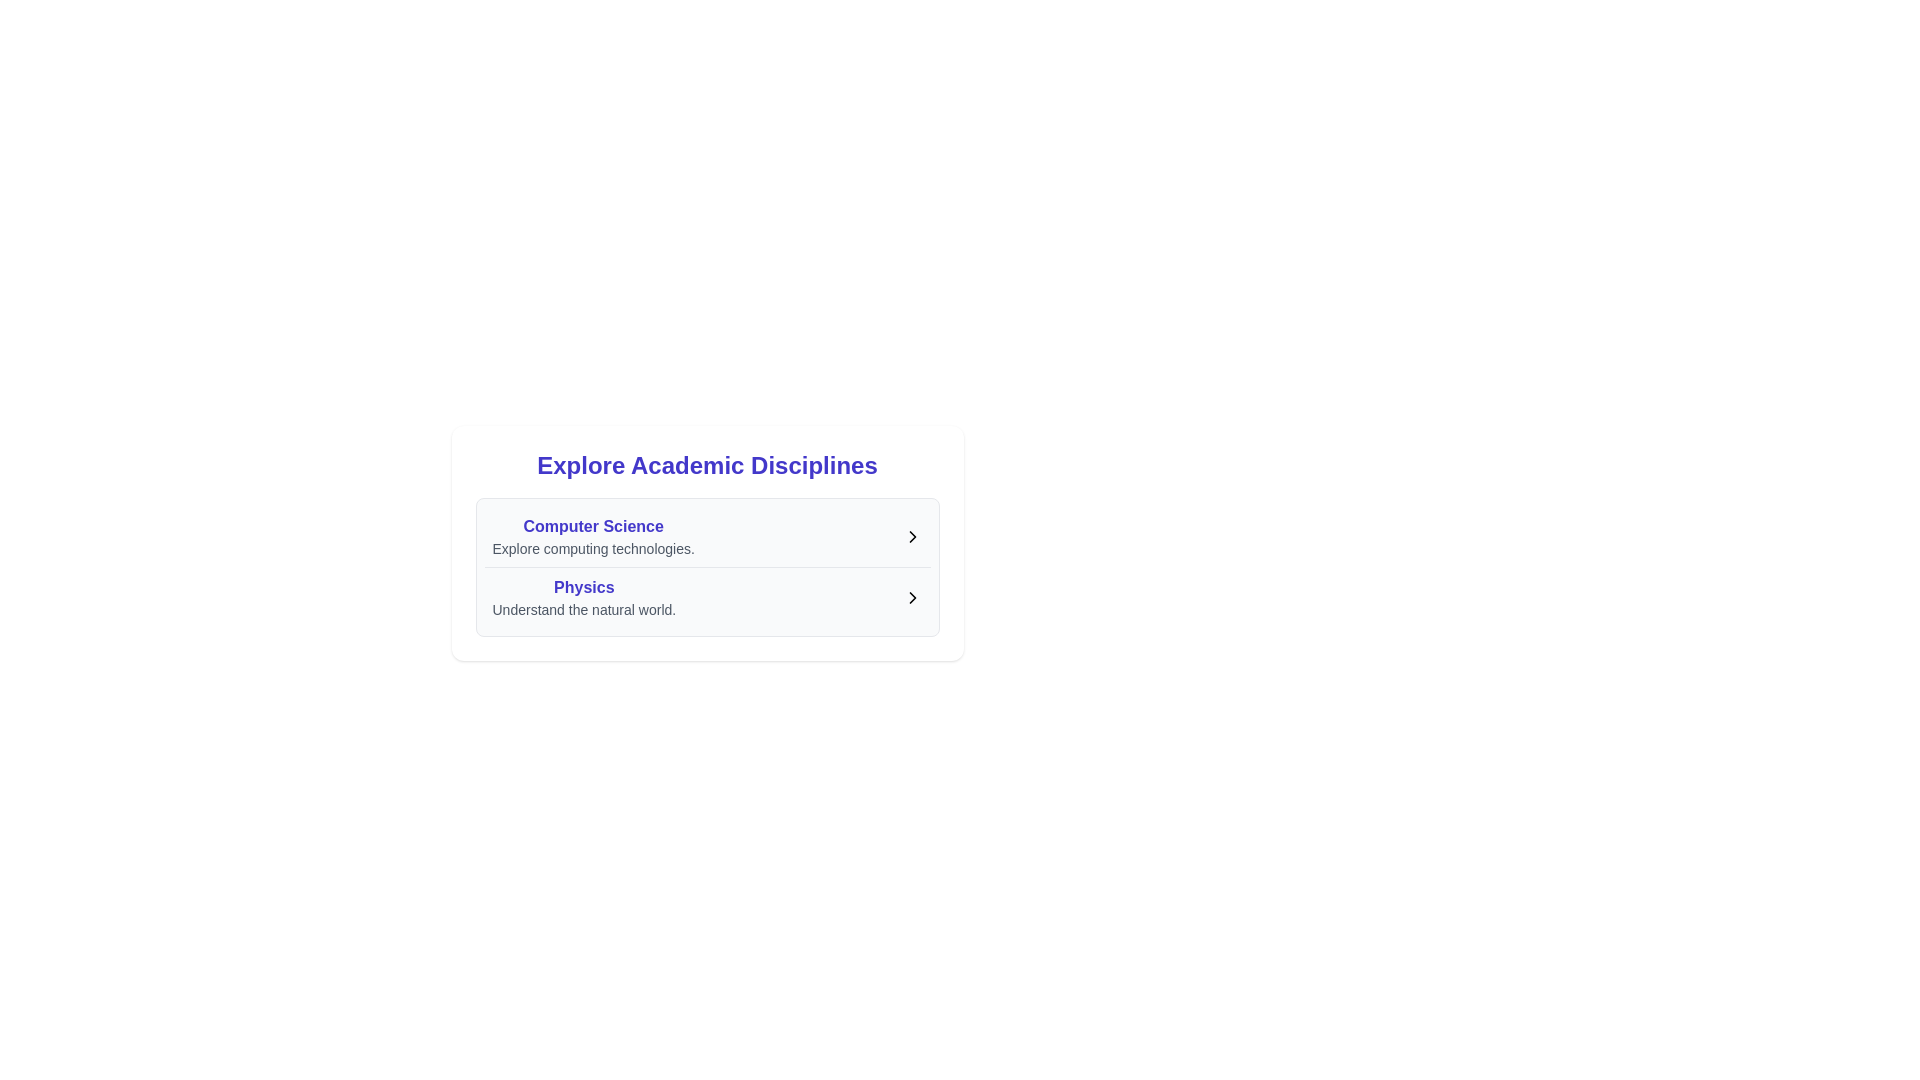 This screenshot has width=1920, height=1080. Describe the element at coordinates (911, 596) in the screenshot. I see `the navigation button located in the bottom-right corner of the 'Physics' item under 'Explore Academic Disciplines'` at that location.